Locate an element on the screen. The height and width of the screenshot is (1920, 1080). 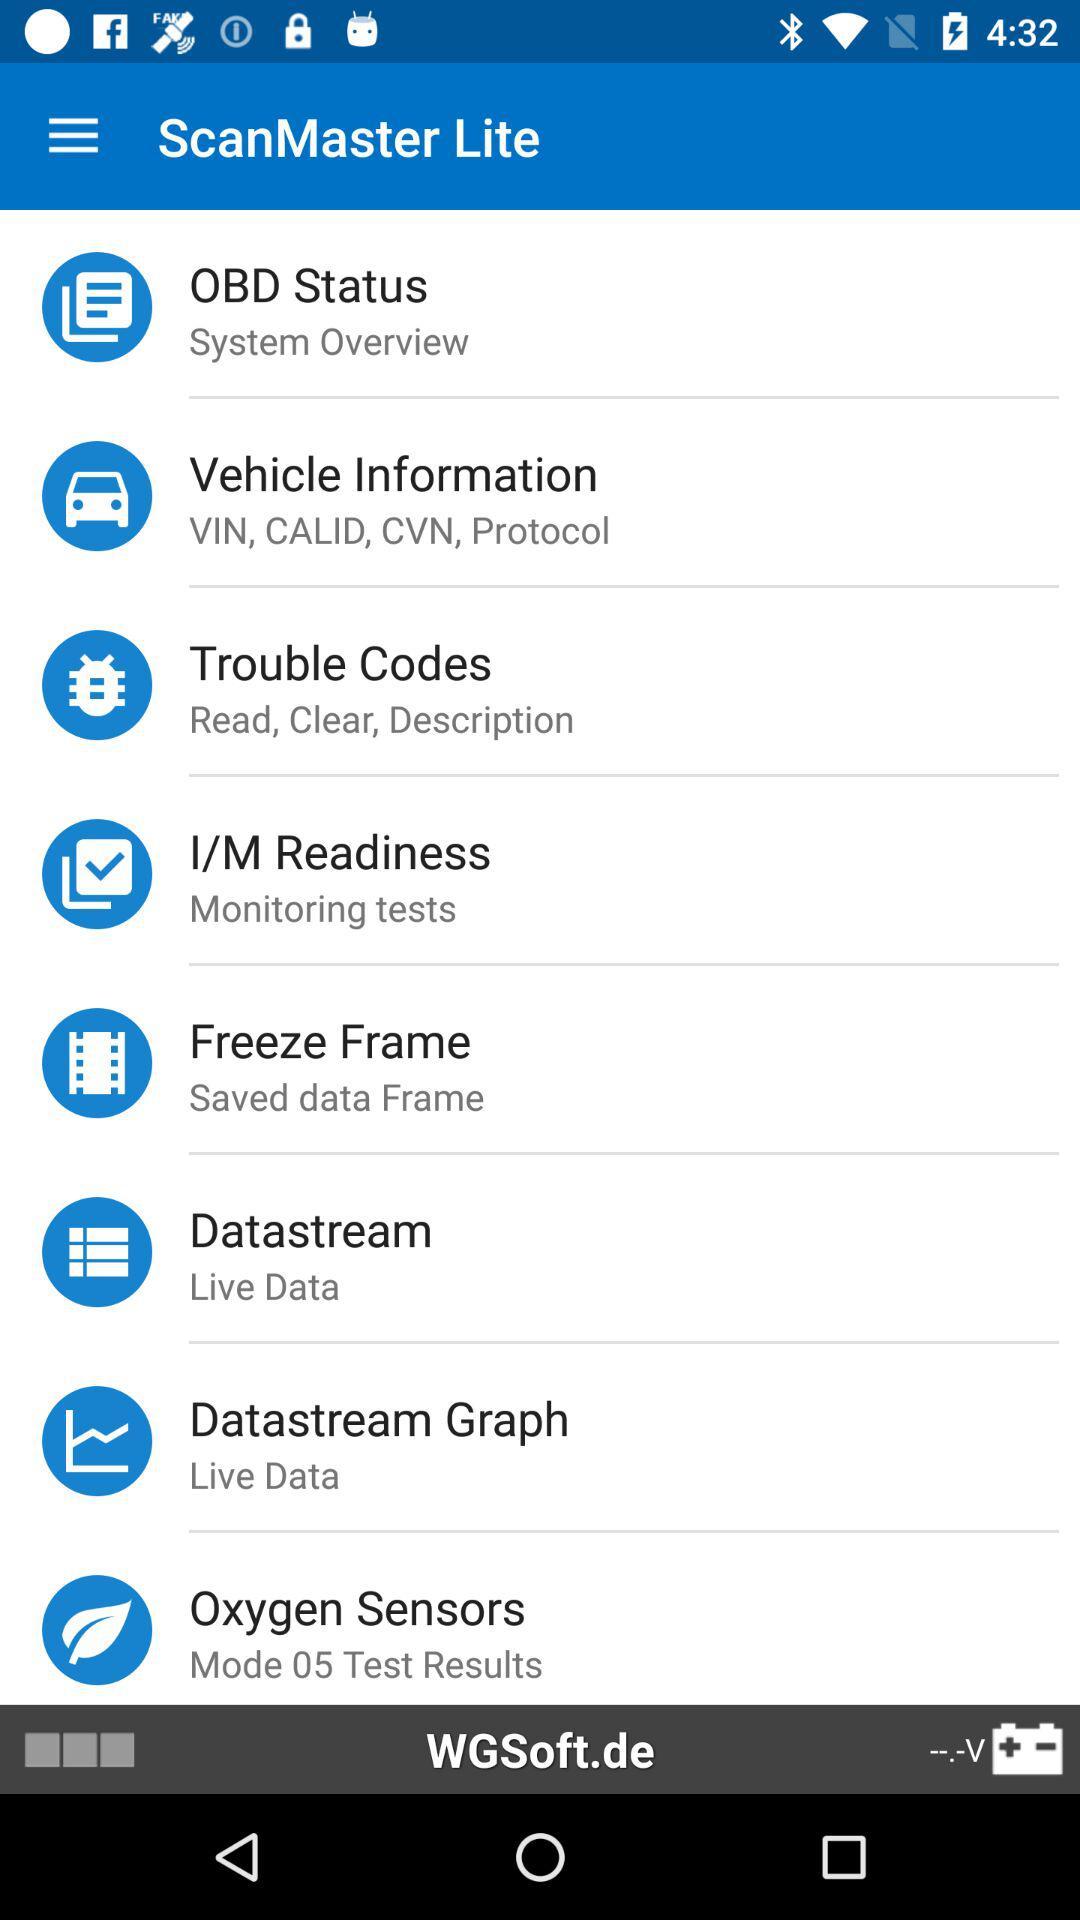
the app next to the scanmaster lite is located at coordinates (72, 135).